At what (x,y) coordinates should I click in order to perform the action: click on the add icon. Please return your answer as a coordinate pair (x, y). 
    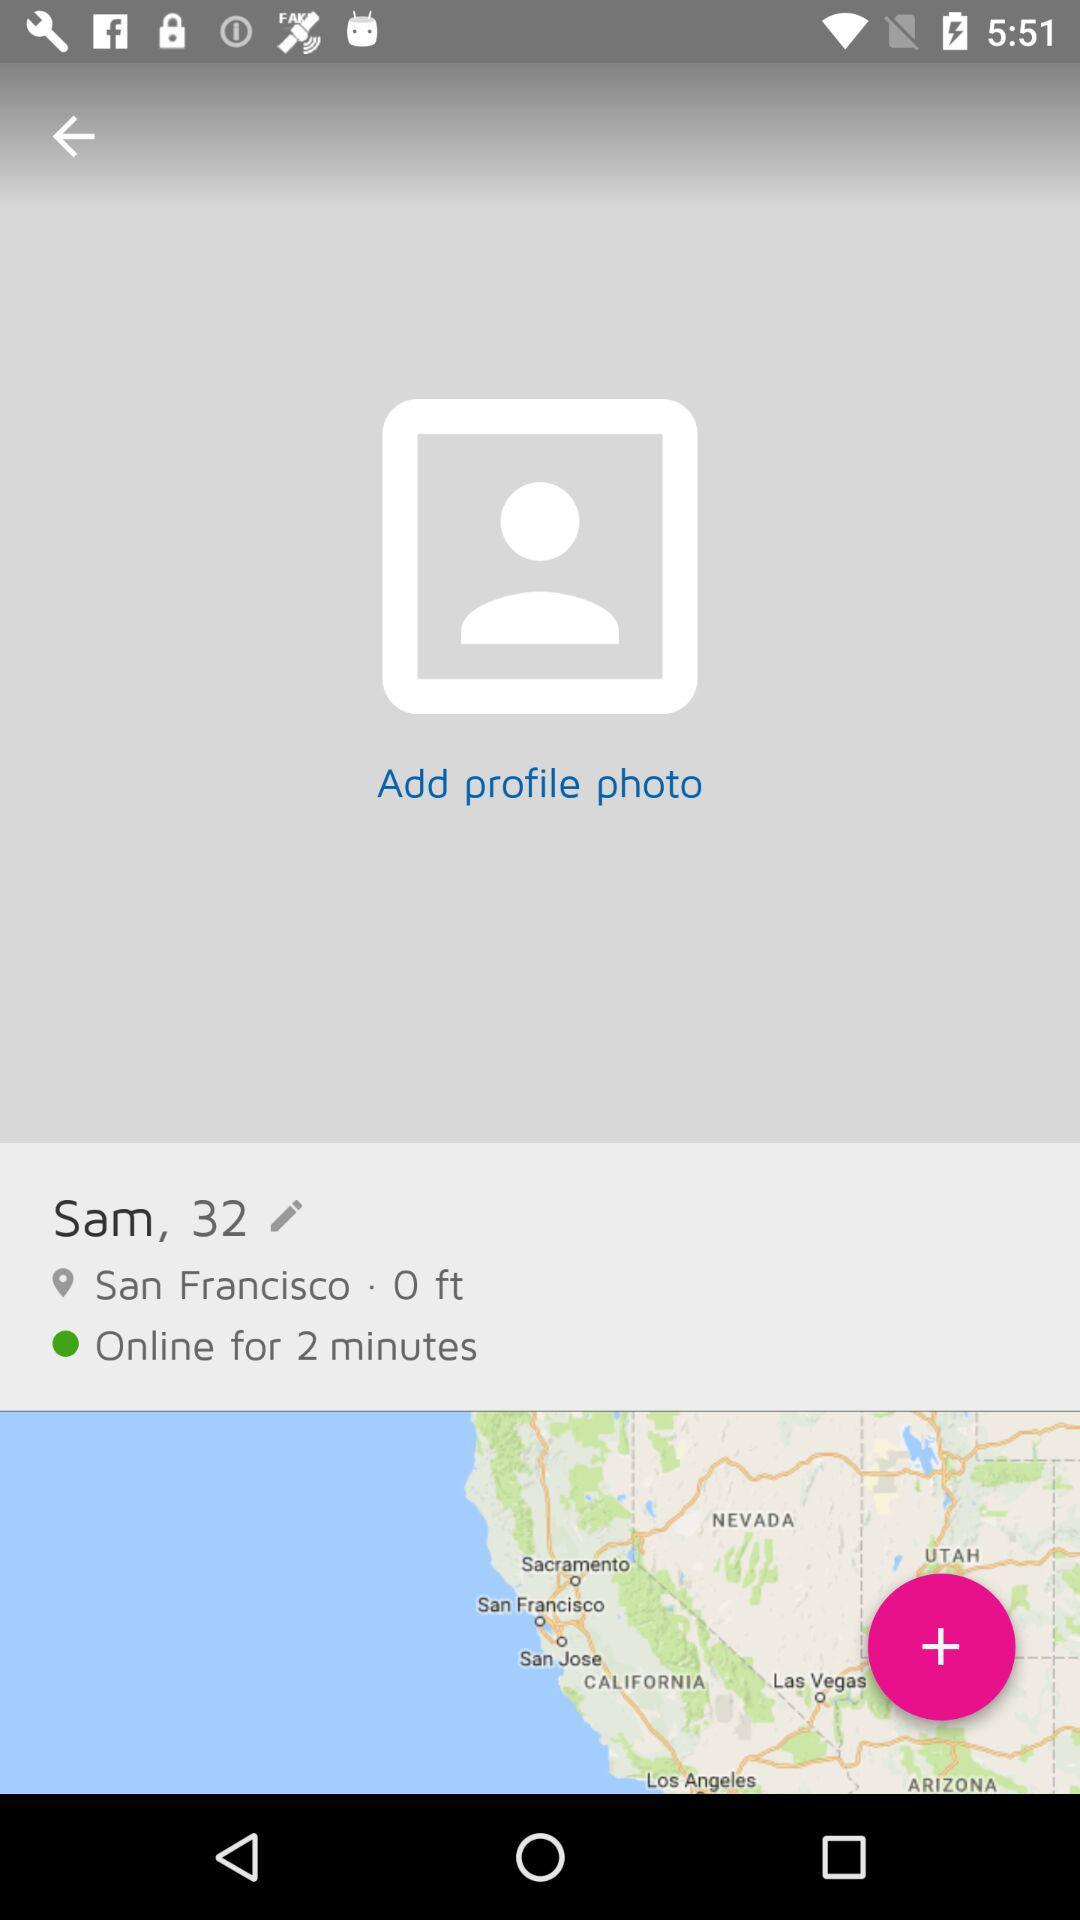
    Looking at the image, I should click on (941, 1654).